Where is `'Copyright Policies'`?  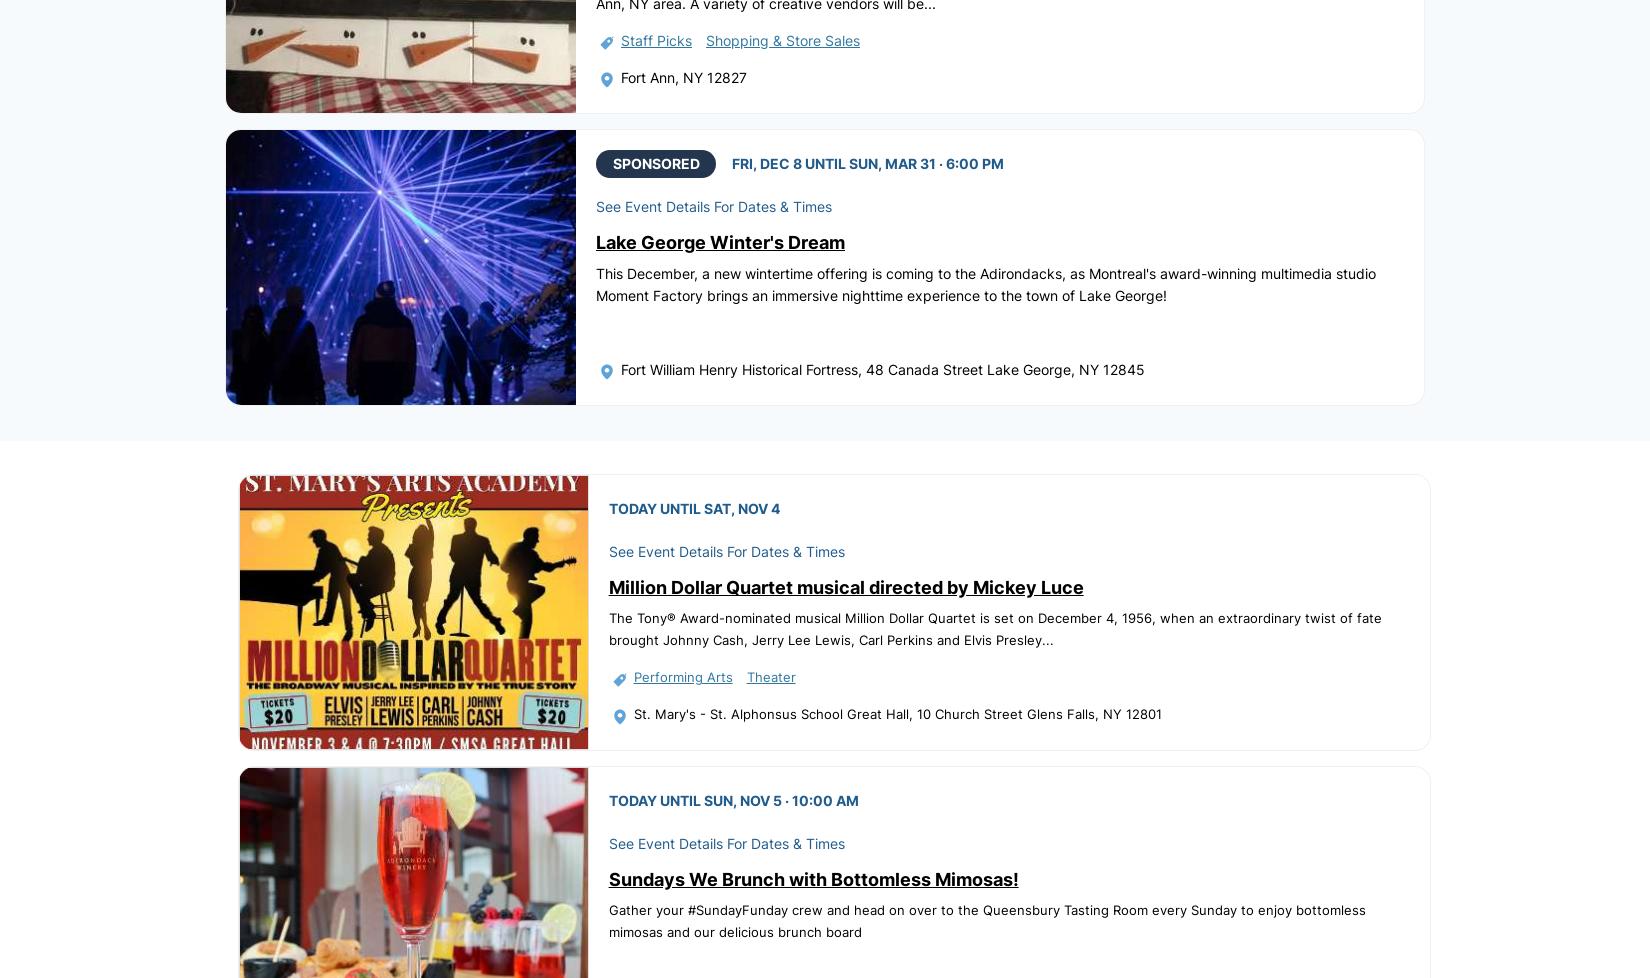
'Copyright Policies' is located at coordinates (938, 935).